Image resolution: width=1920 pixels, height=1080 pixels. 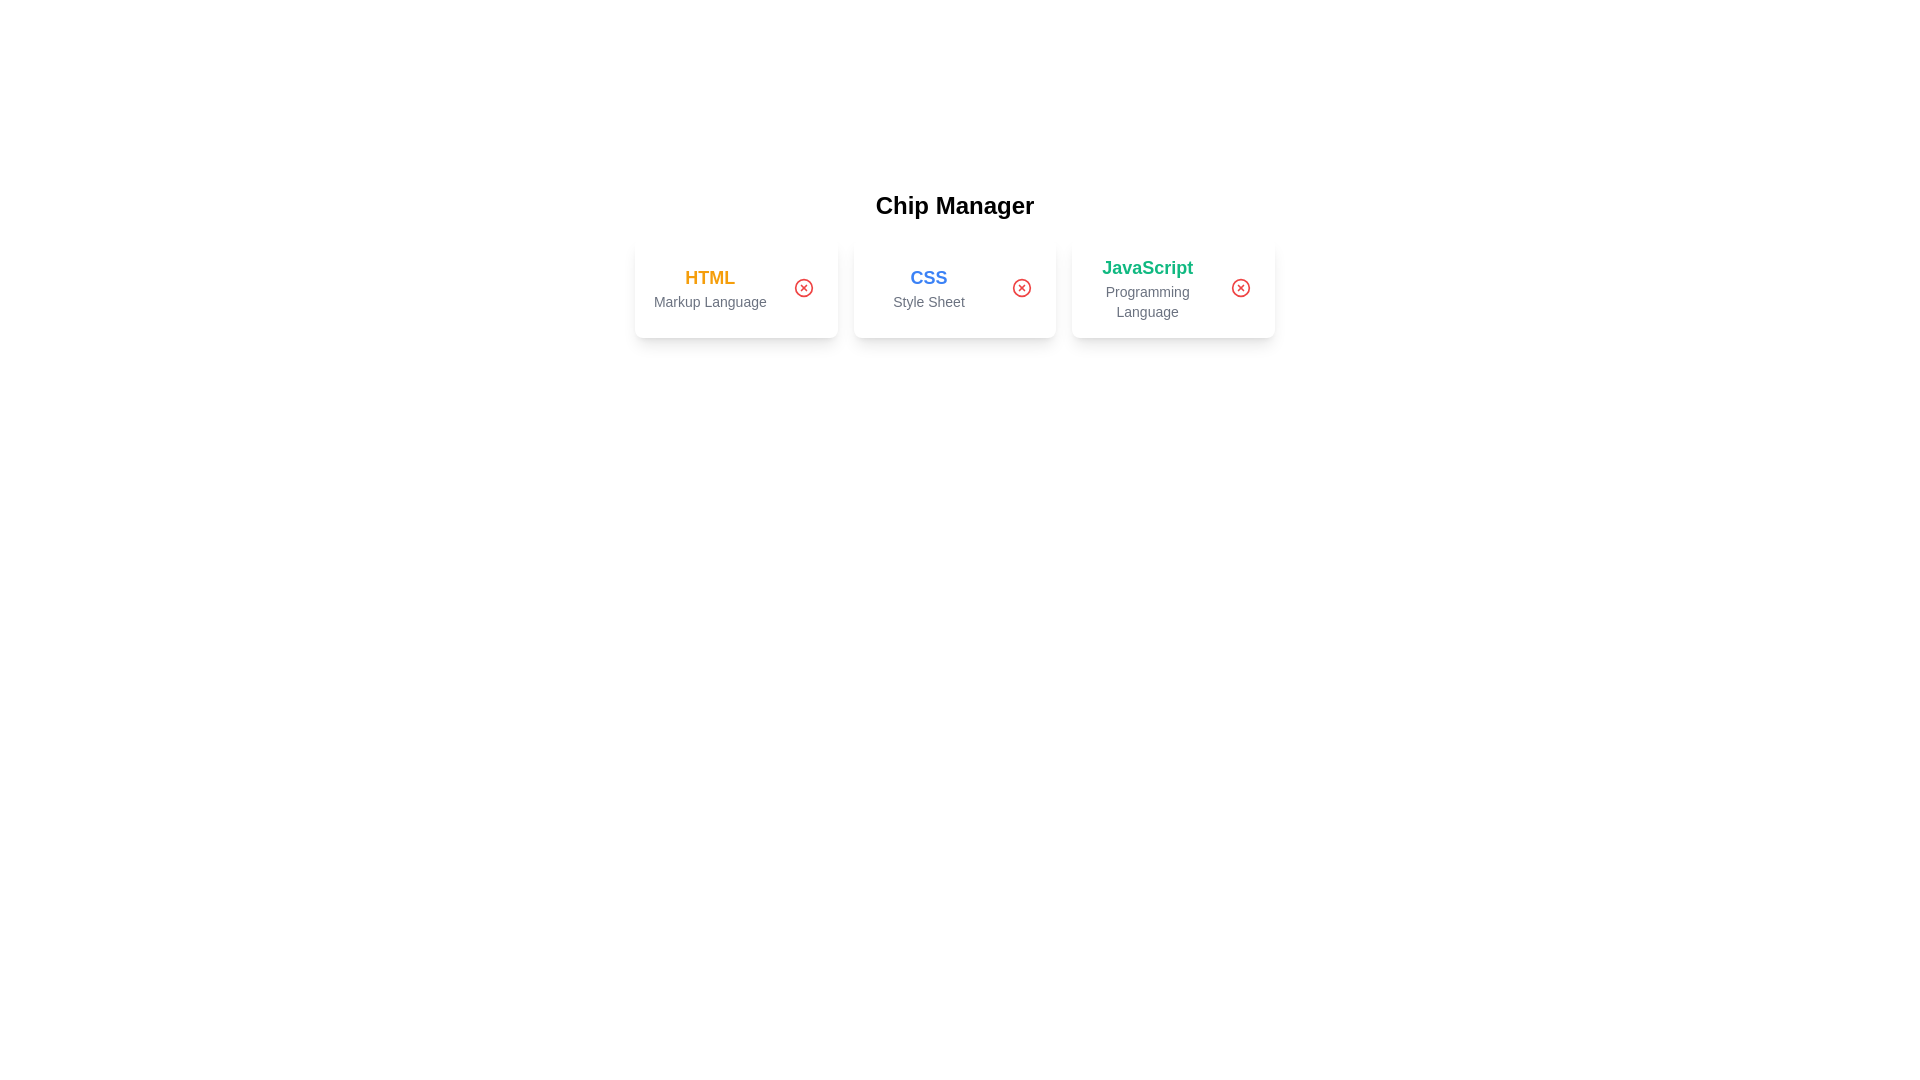 I want to click on the delete button of the chip labeled HTML, so click(x=803, y=288).